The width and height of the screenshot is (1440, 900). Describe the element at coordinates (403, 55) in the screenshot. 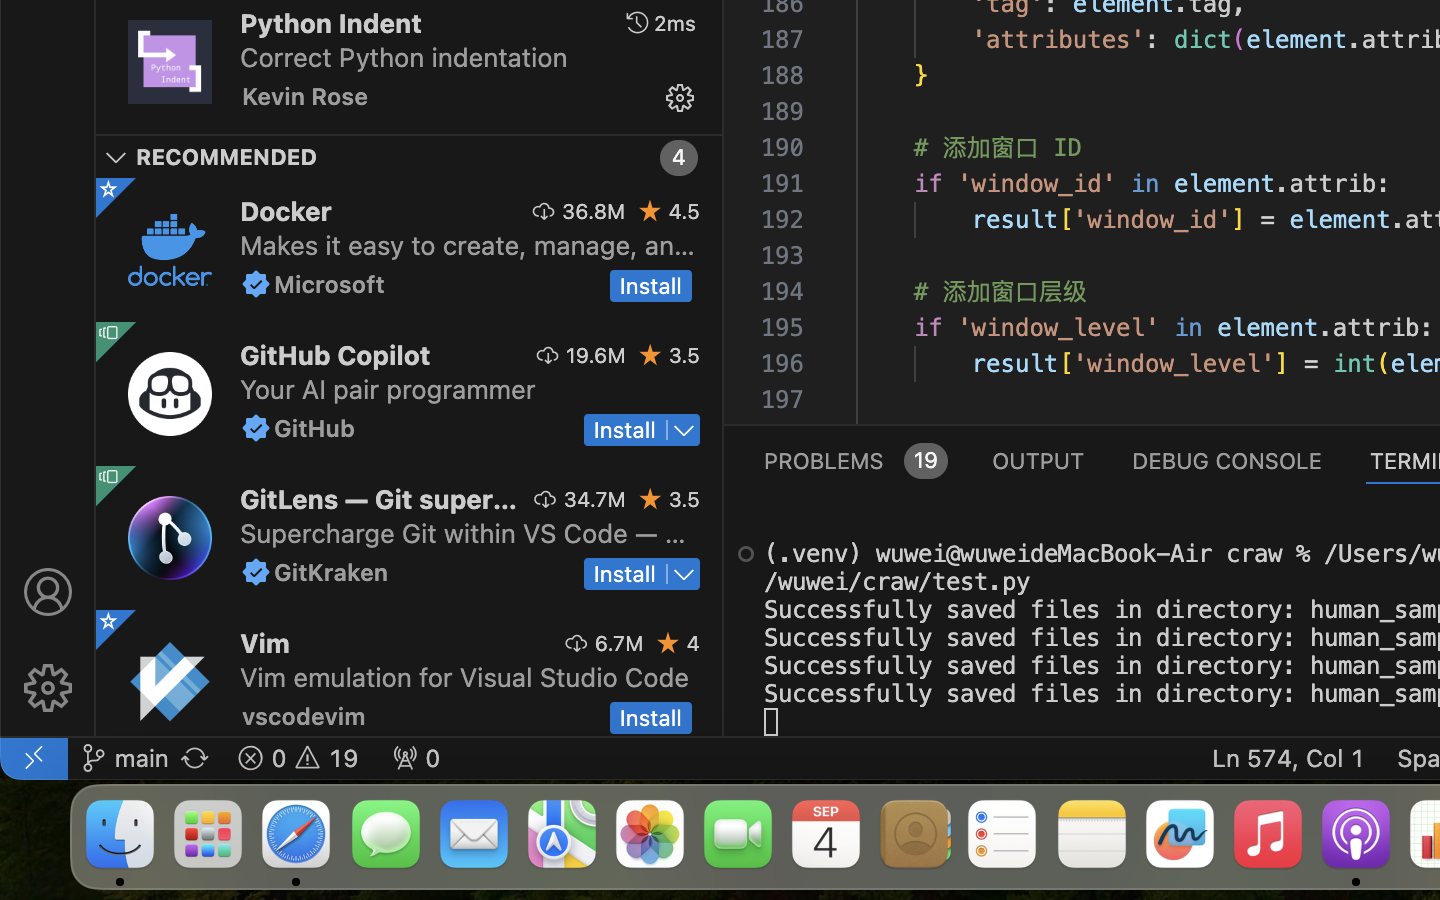

I see `'Correct Python indentation'` at that location.